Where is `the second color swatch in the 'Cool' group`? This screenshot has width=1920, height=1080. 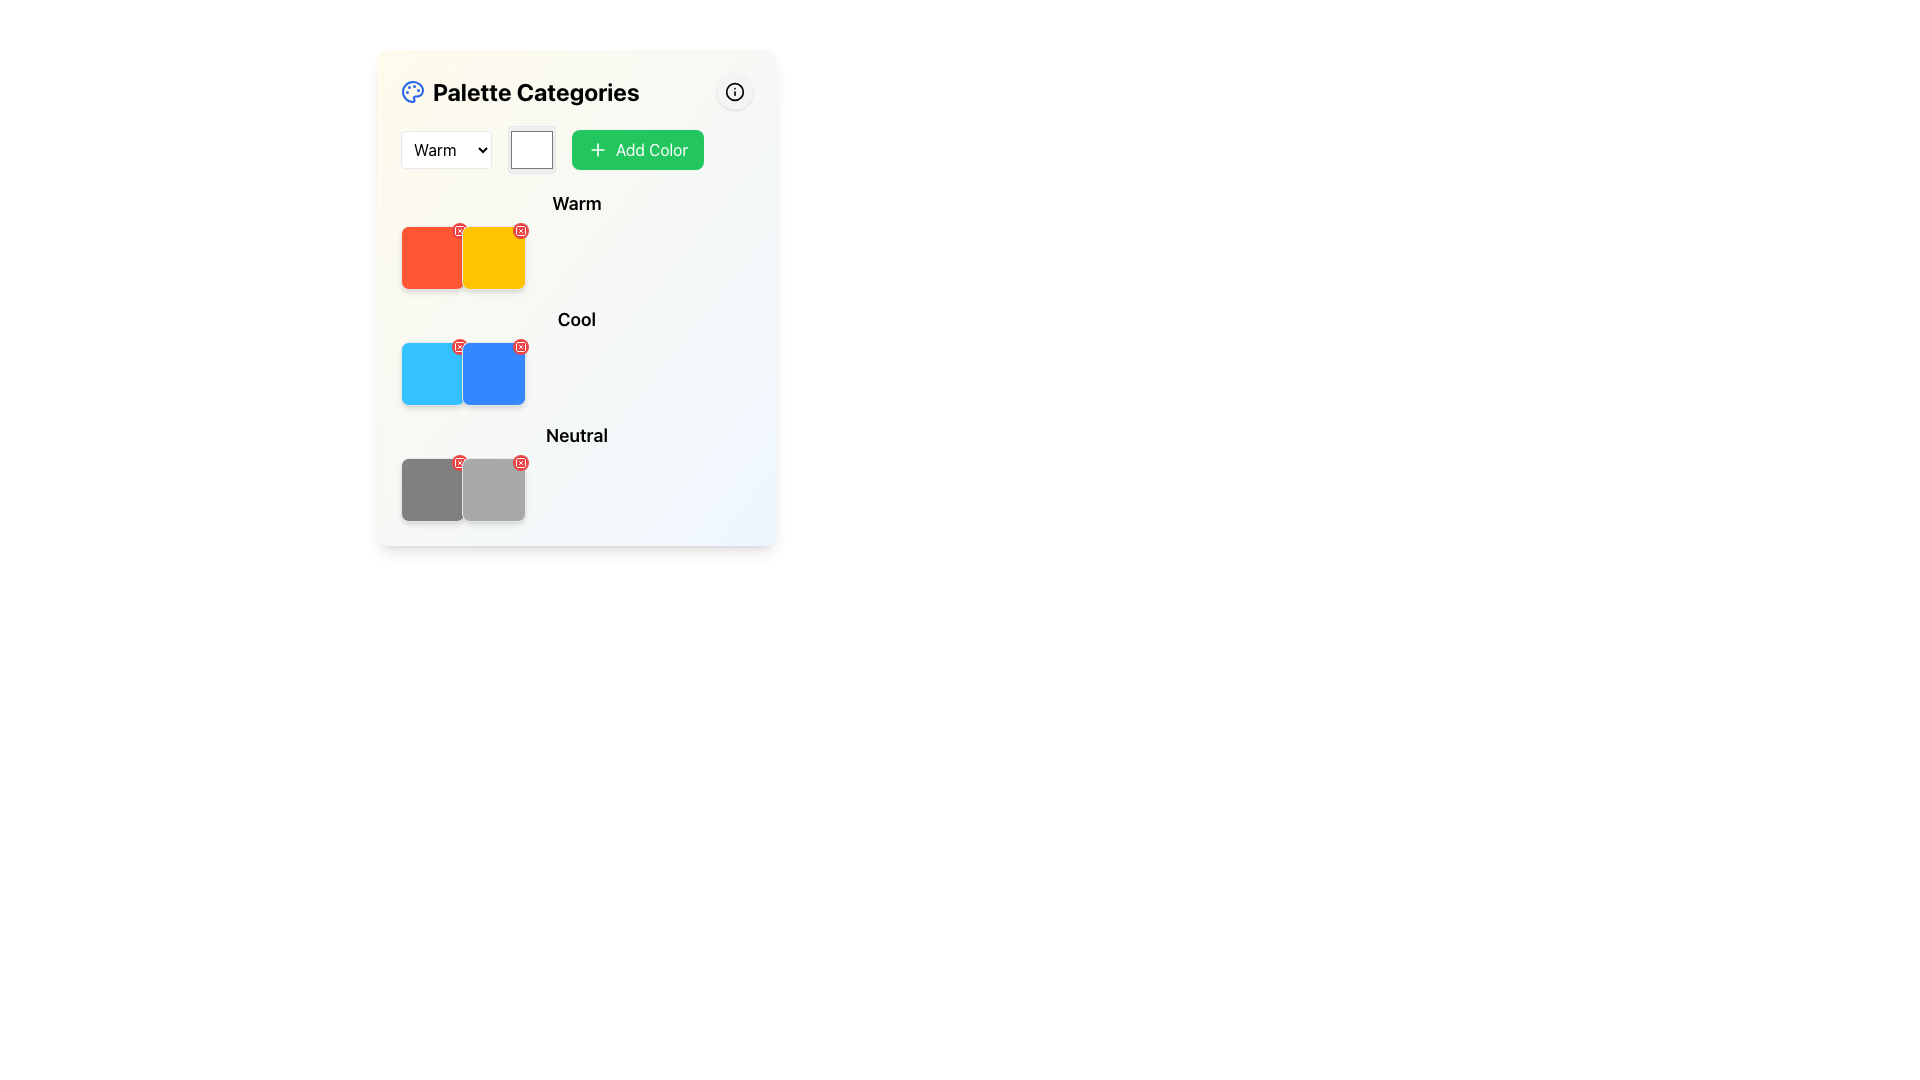 the second color swatch in the 'Cool' group is located at coordinates (494, 374).